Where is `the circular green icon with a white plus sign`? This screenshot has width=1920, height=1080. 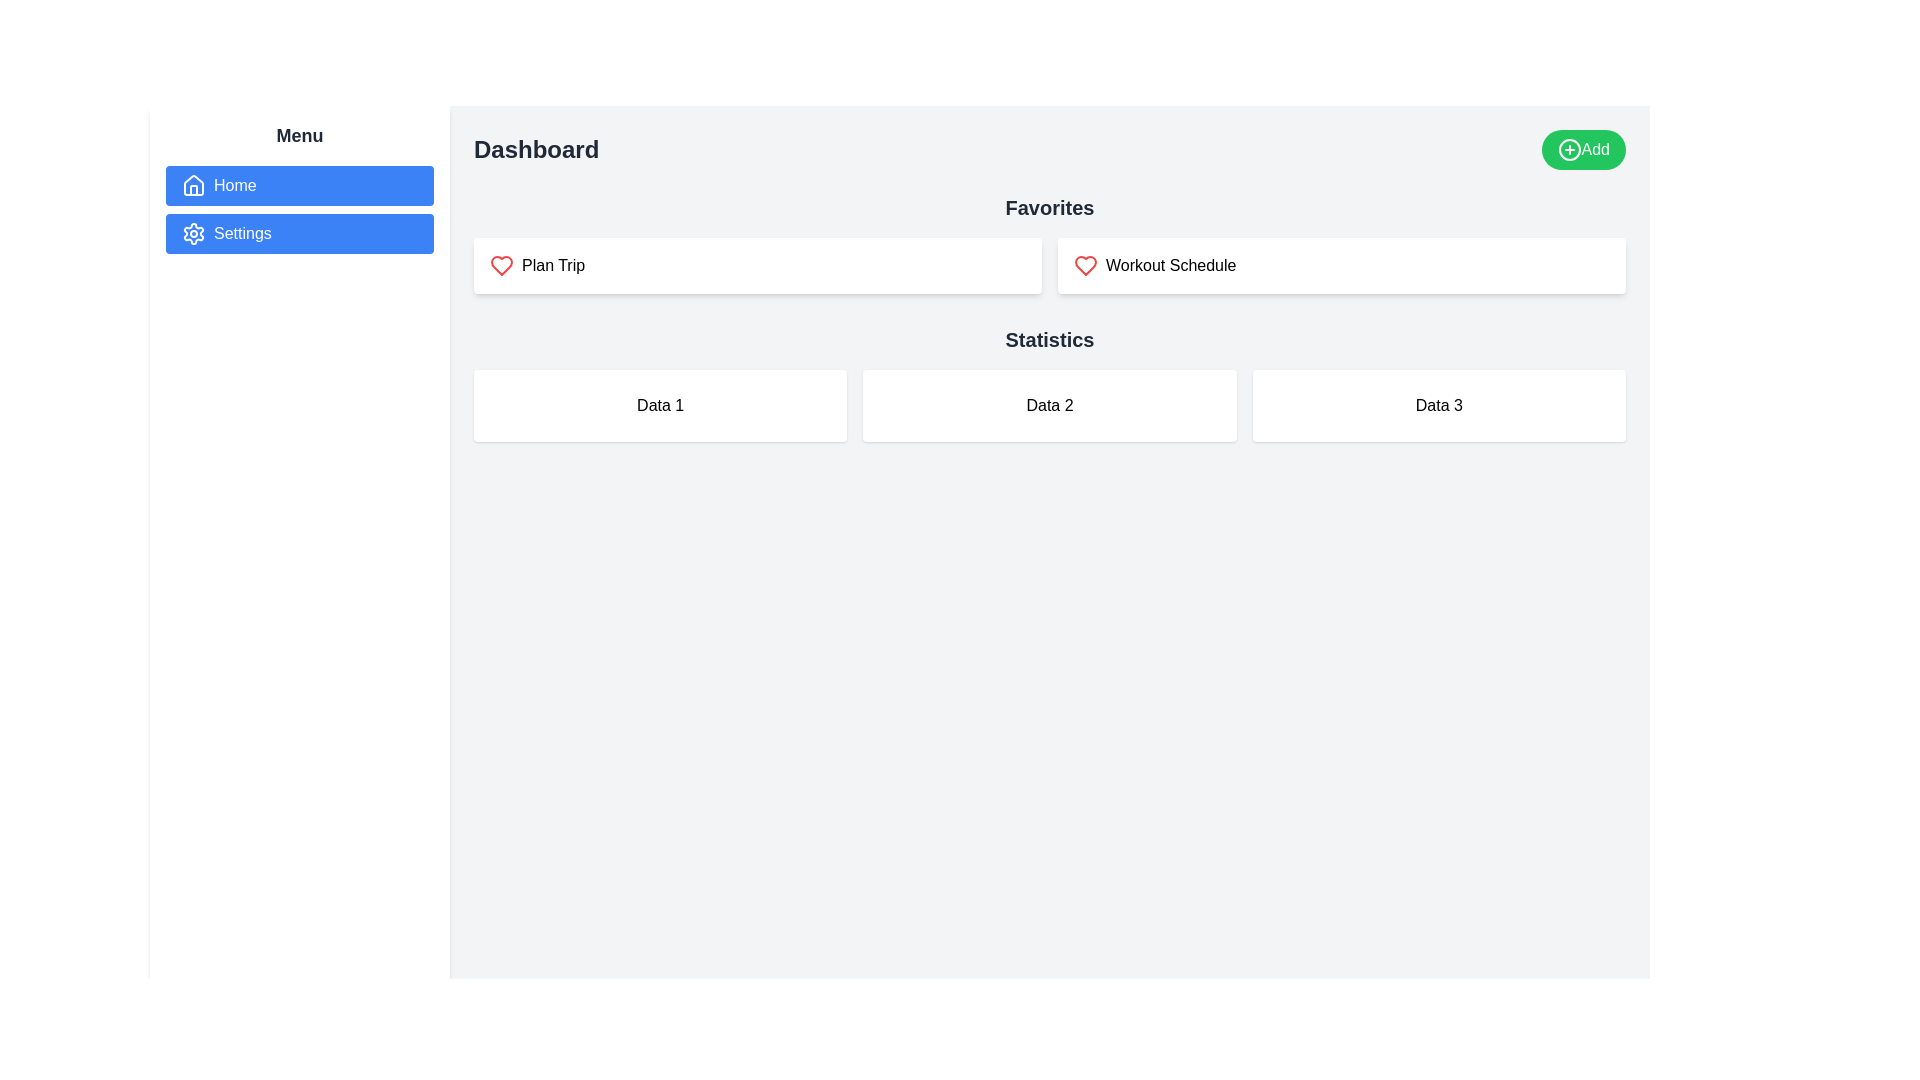
the circular green icon with a white plus sign is located at coordinates (1568, 149).